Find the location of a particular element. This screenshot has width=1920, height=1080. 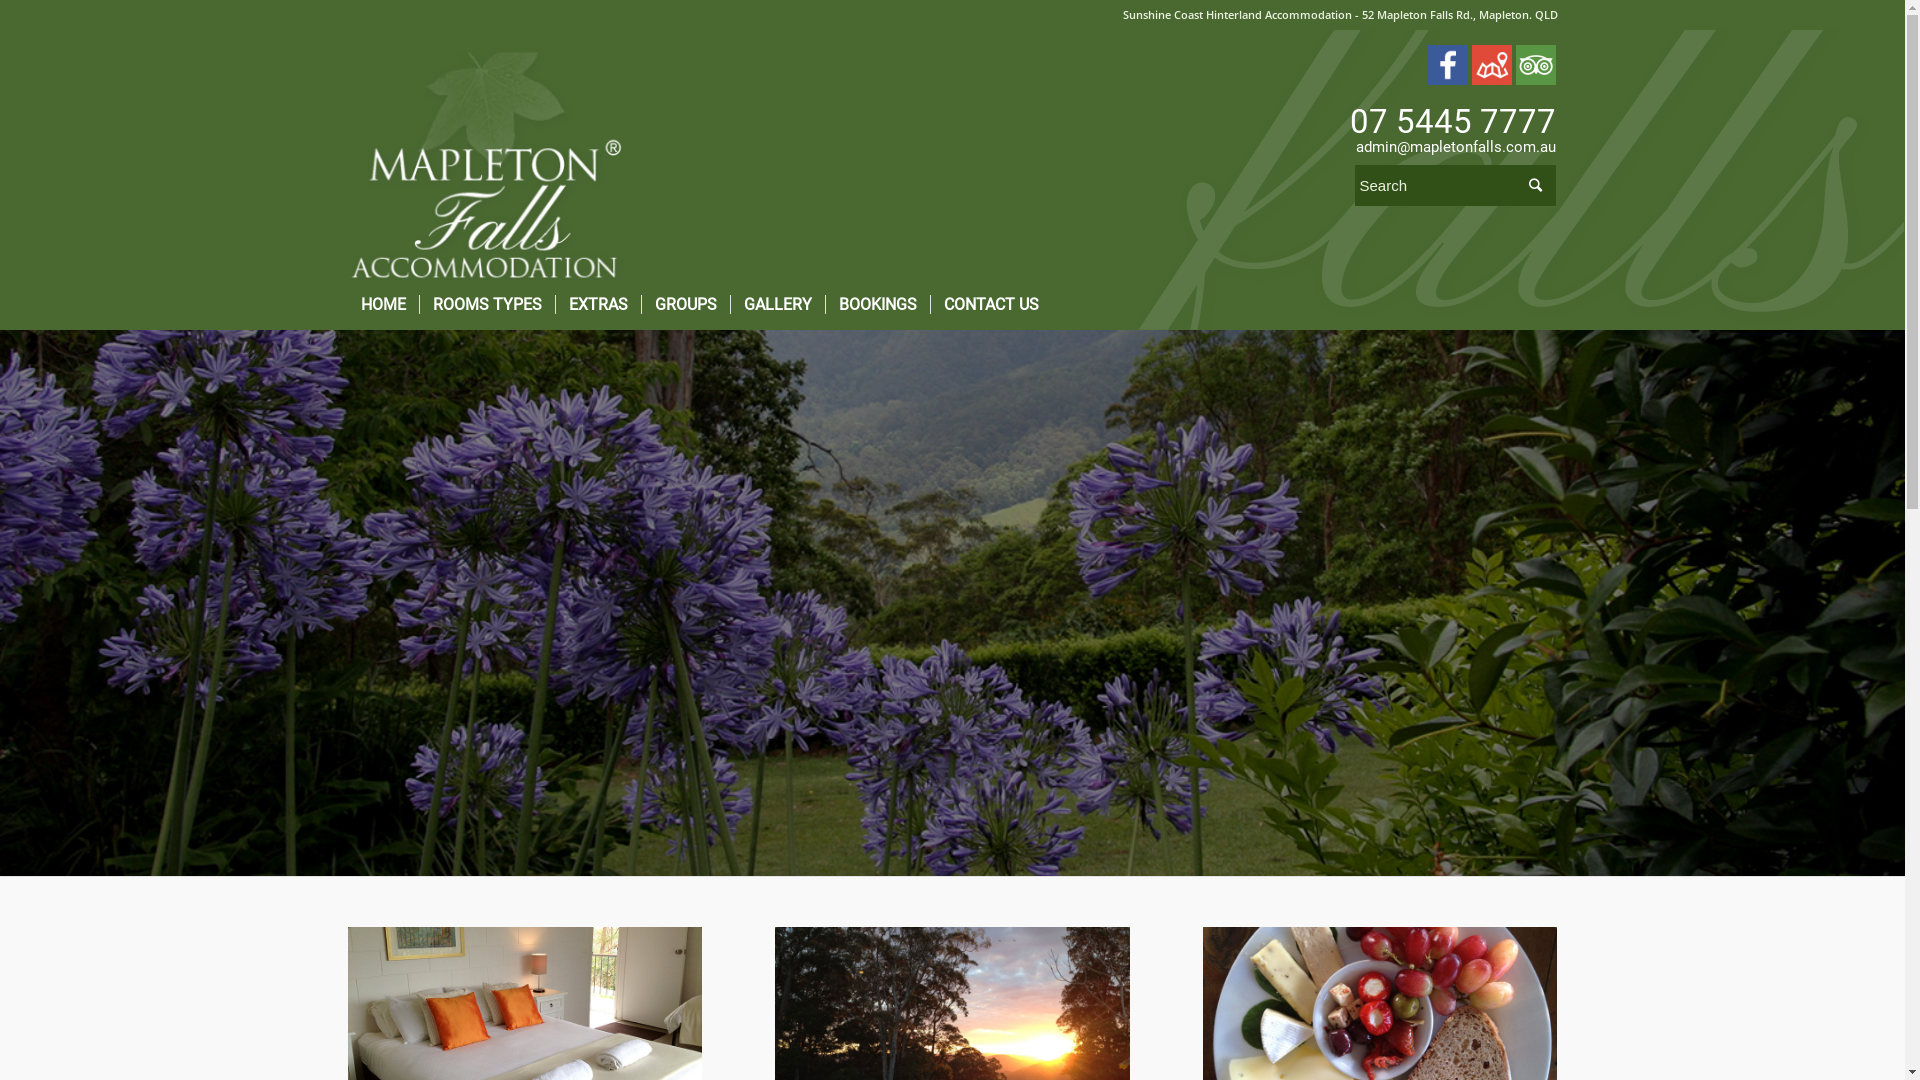

'EXTRAS' is located at coordinates (595, 304).